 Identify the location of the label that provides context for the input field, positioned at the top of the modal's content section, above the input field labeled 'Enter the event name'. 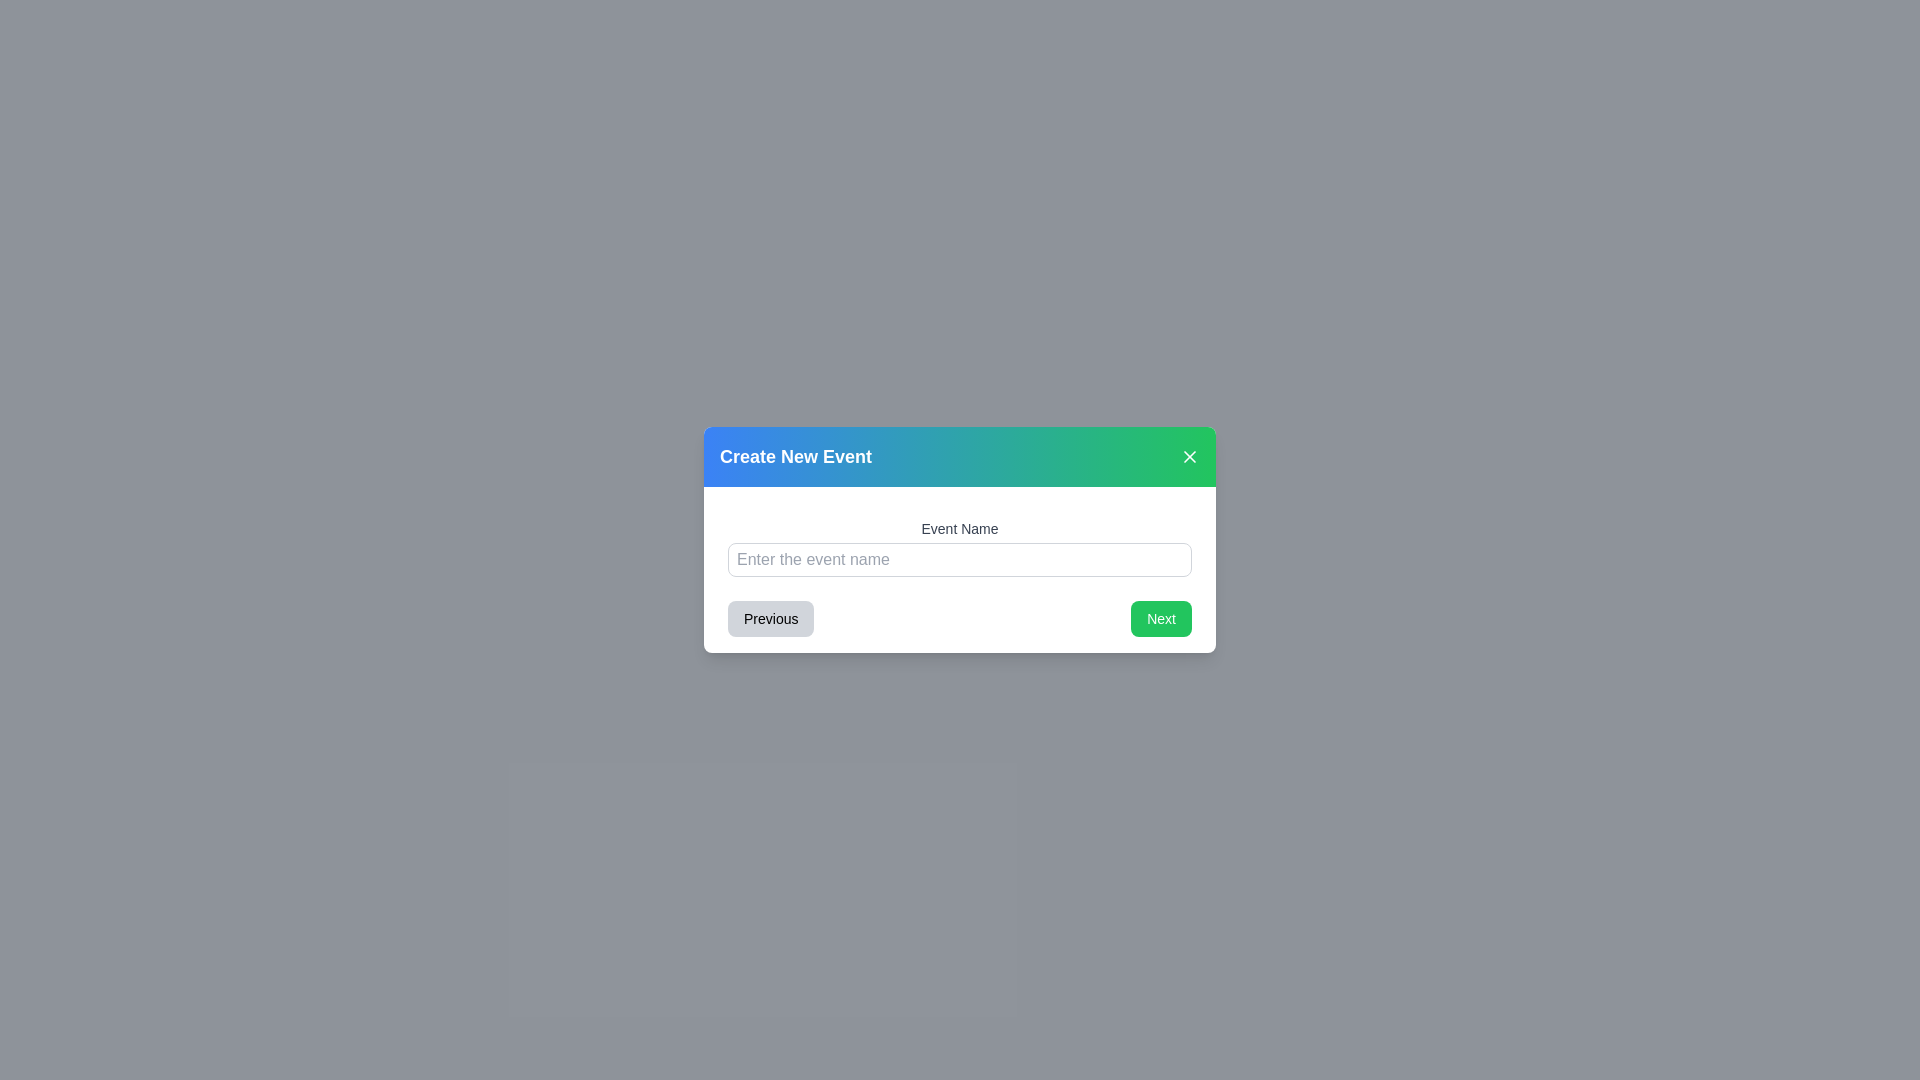
(960, 527).